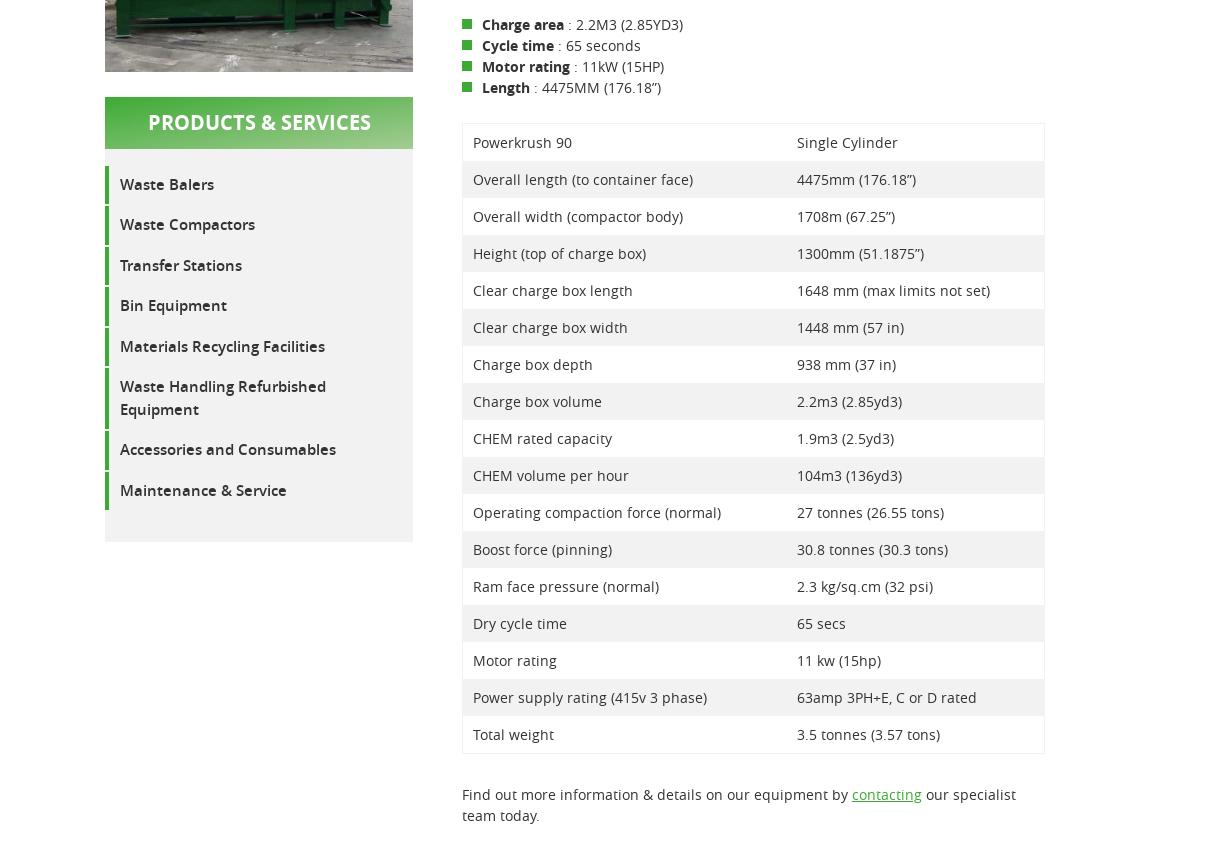 Image resolution: width=1214 pixels, height=858 pixels. Describe the element at coordinates (257, 121) in the screenshot. I see `'Products & Services'` at that location.